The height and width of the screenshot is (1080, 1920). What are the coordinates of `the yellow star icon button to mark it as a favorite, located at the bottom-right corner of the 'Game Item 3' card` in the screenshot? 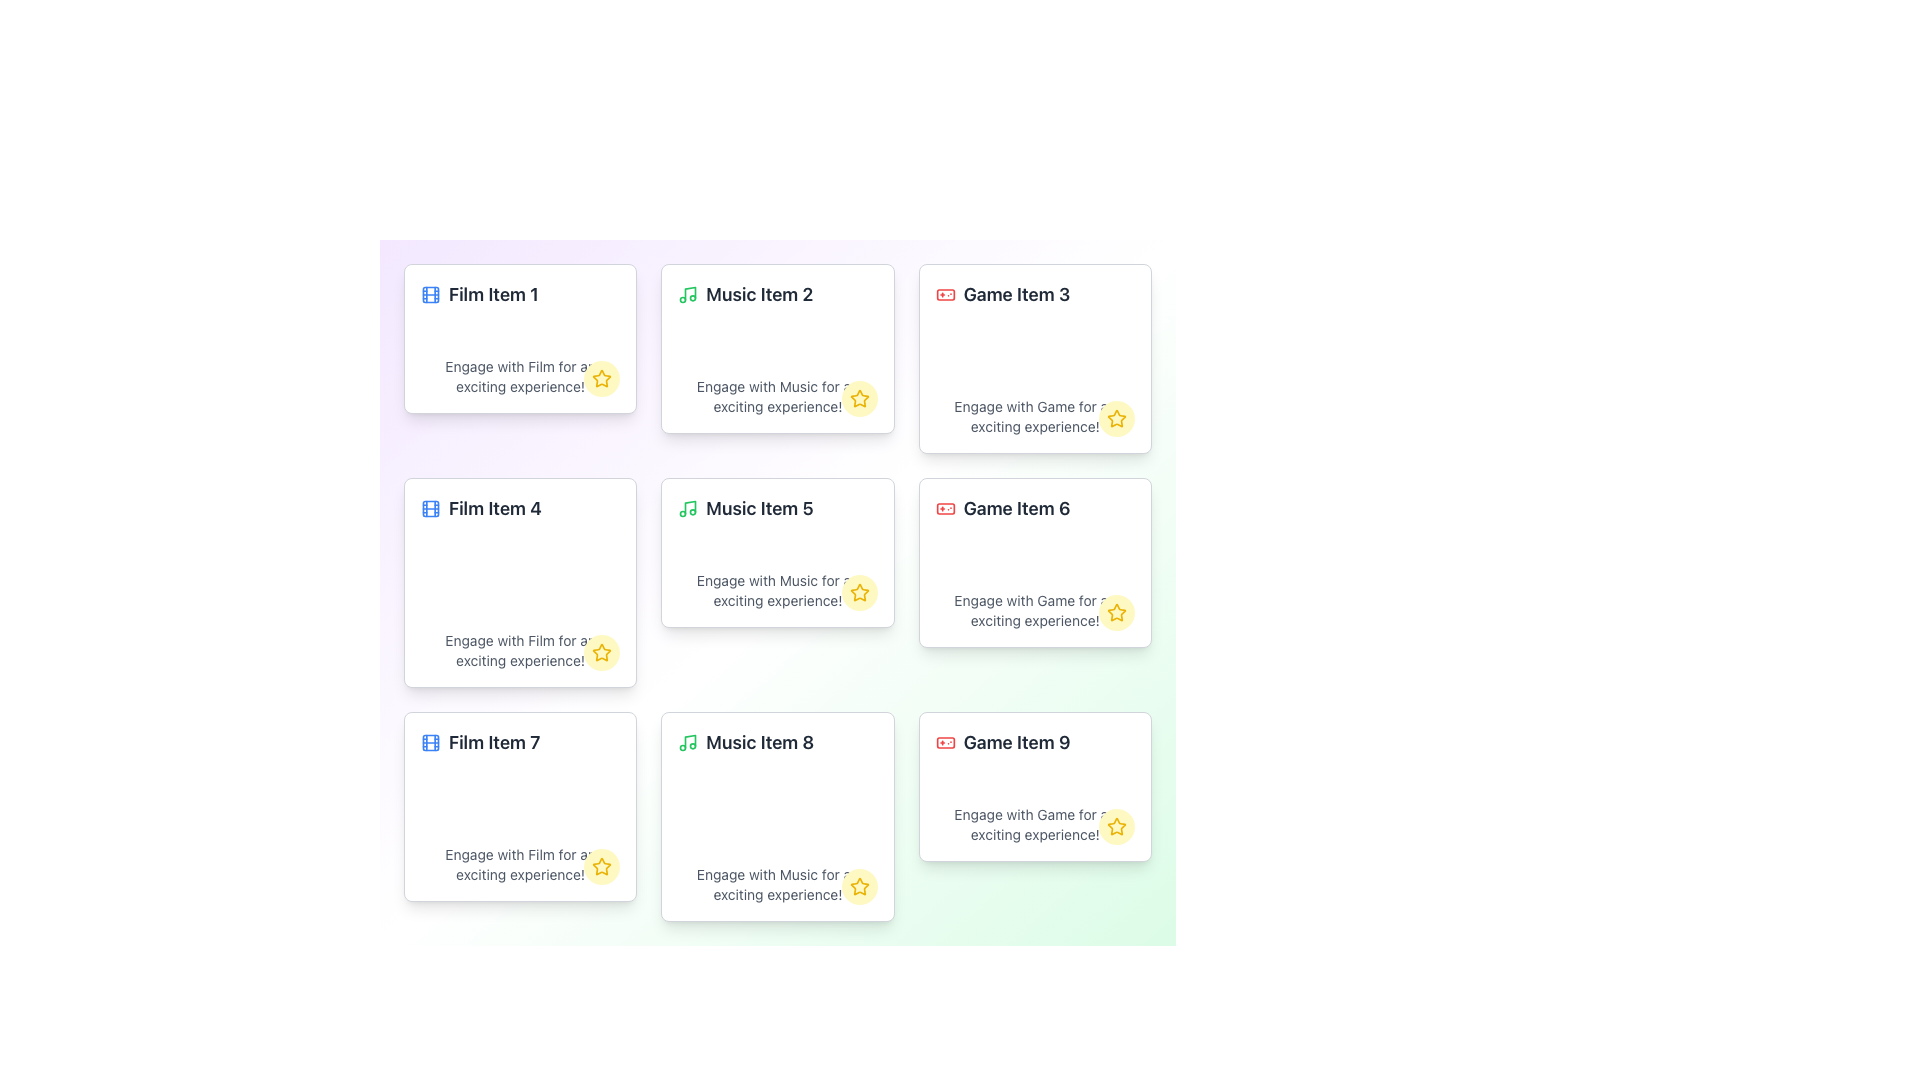 It's located at (1116, 418).